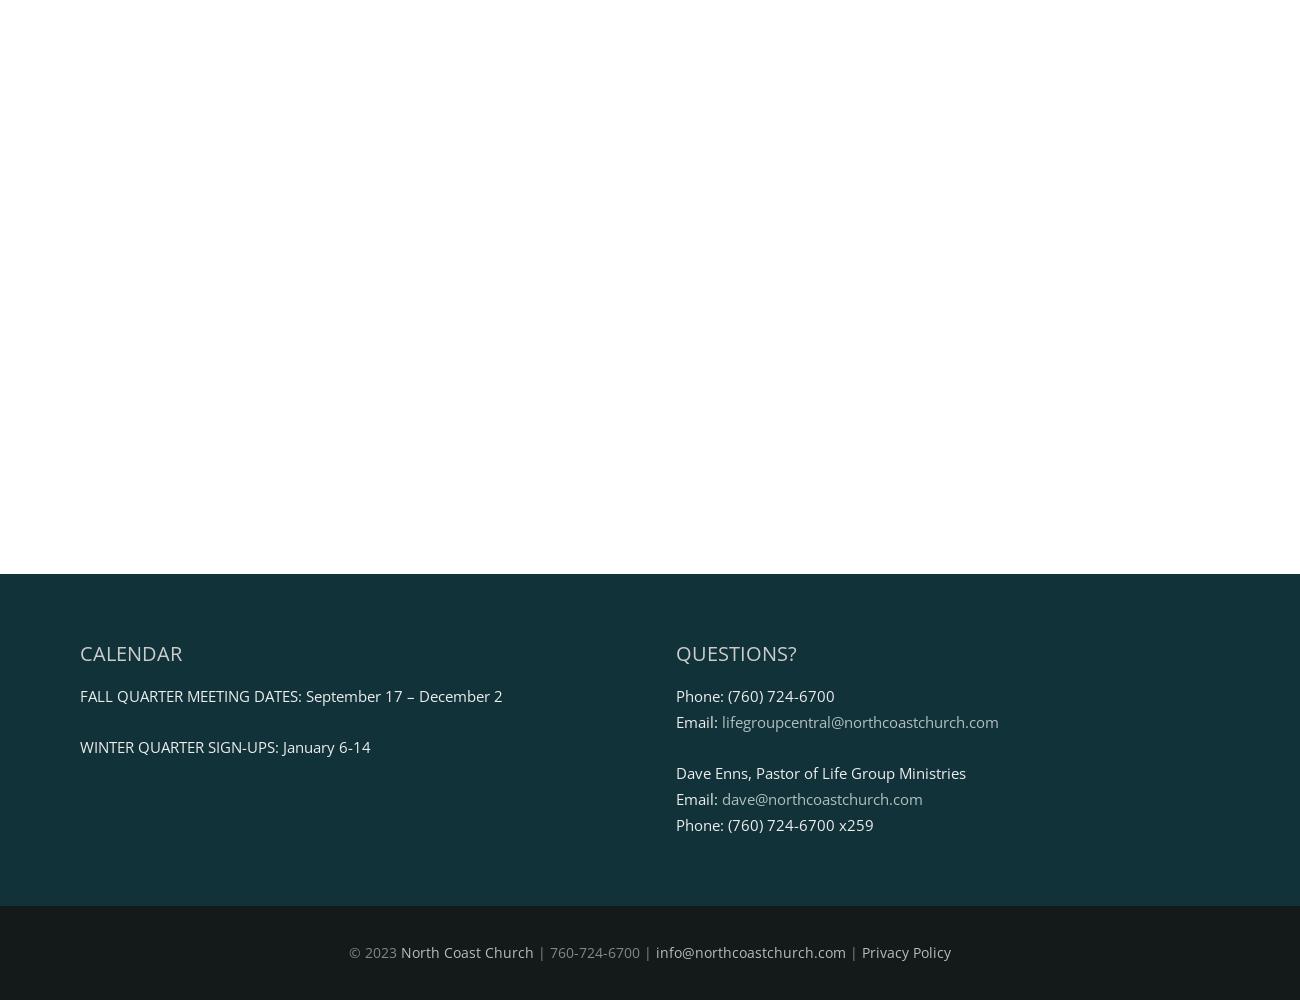  Describe the element at coordinates (130, 652) in the screenshot. I see `'CALENDAR'` at that location.